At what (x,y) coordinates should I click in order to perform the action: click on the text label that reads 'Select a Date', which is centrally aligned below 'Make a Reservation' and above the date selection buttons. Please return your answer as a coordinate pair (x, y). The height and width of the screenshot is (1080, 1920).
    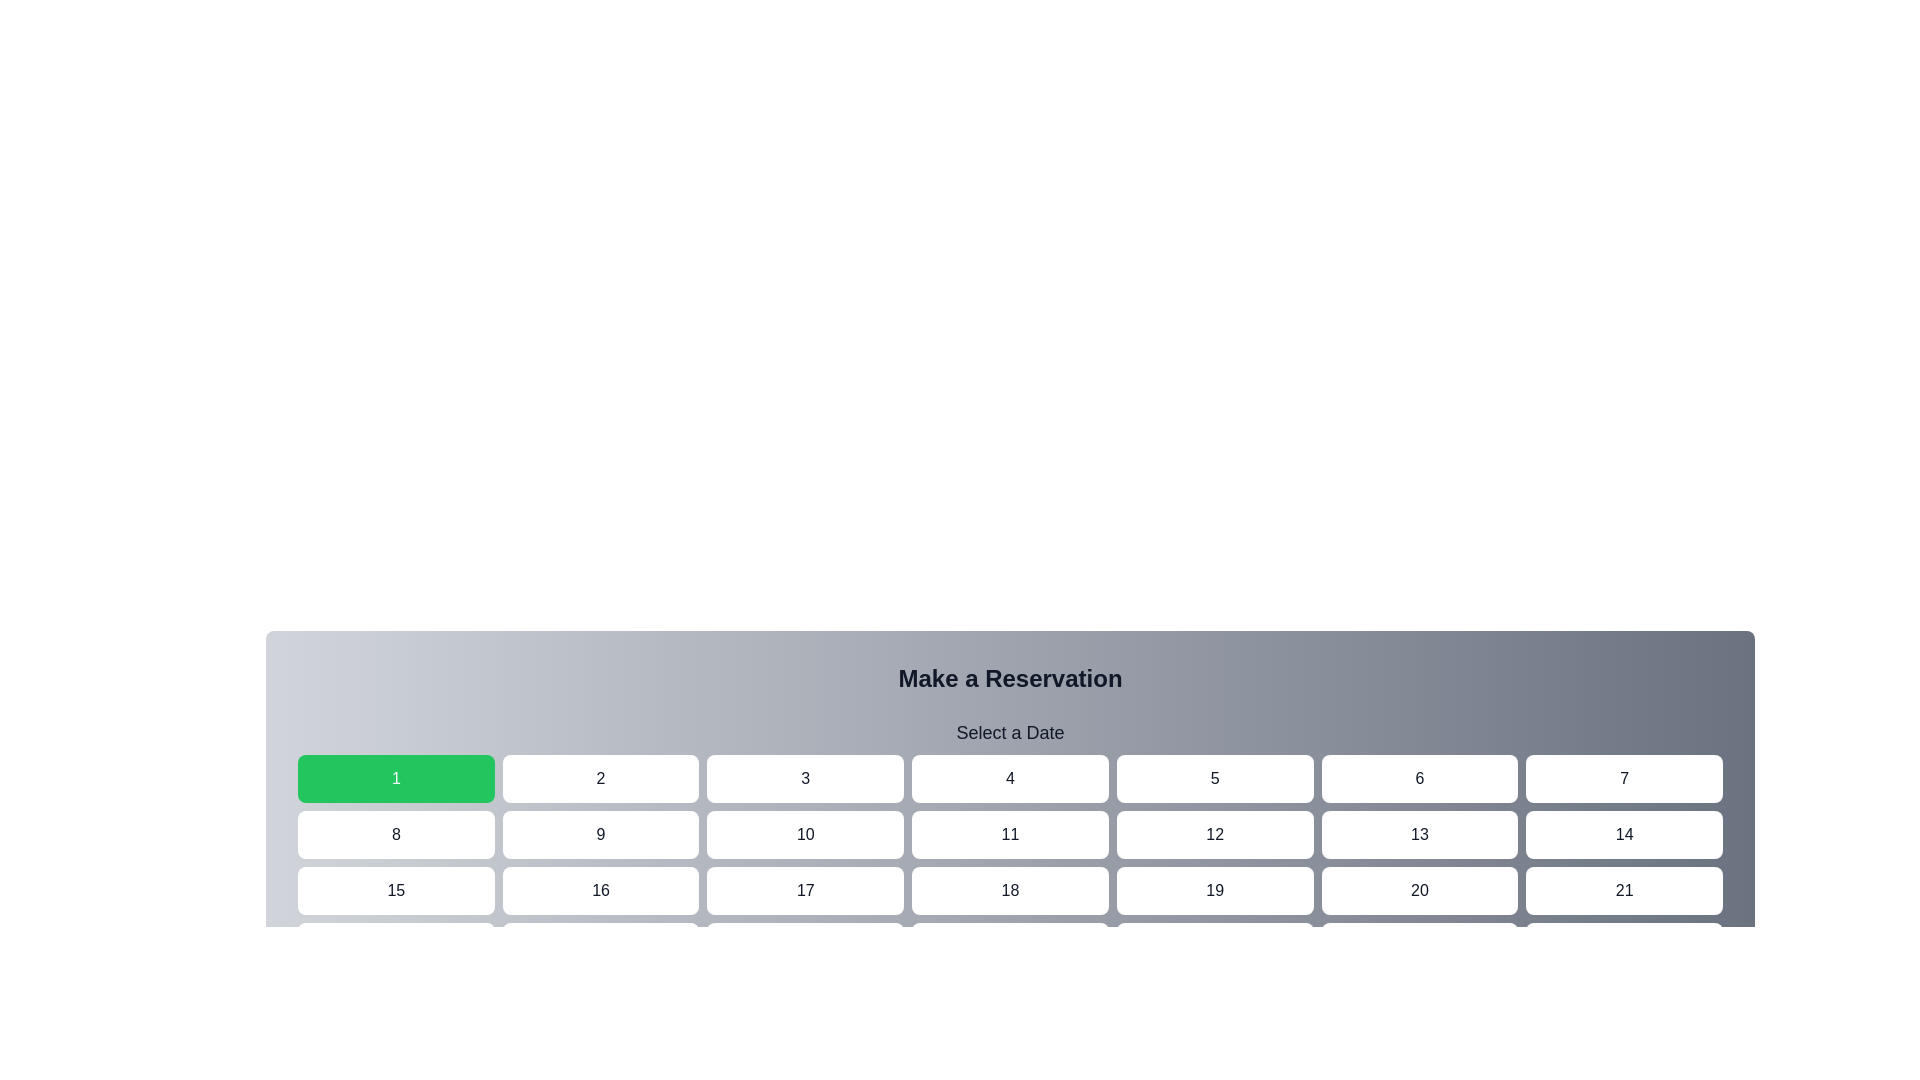
    Looking at the image, I should click on (1010, 732).